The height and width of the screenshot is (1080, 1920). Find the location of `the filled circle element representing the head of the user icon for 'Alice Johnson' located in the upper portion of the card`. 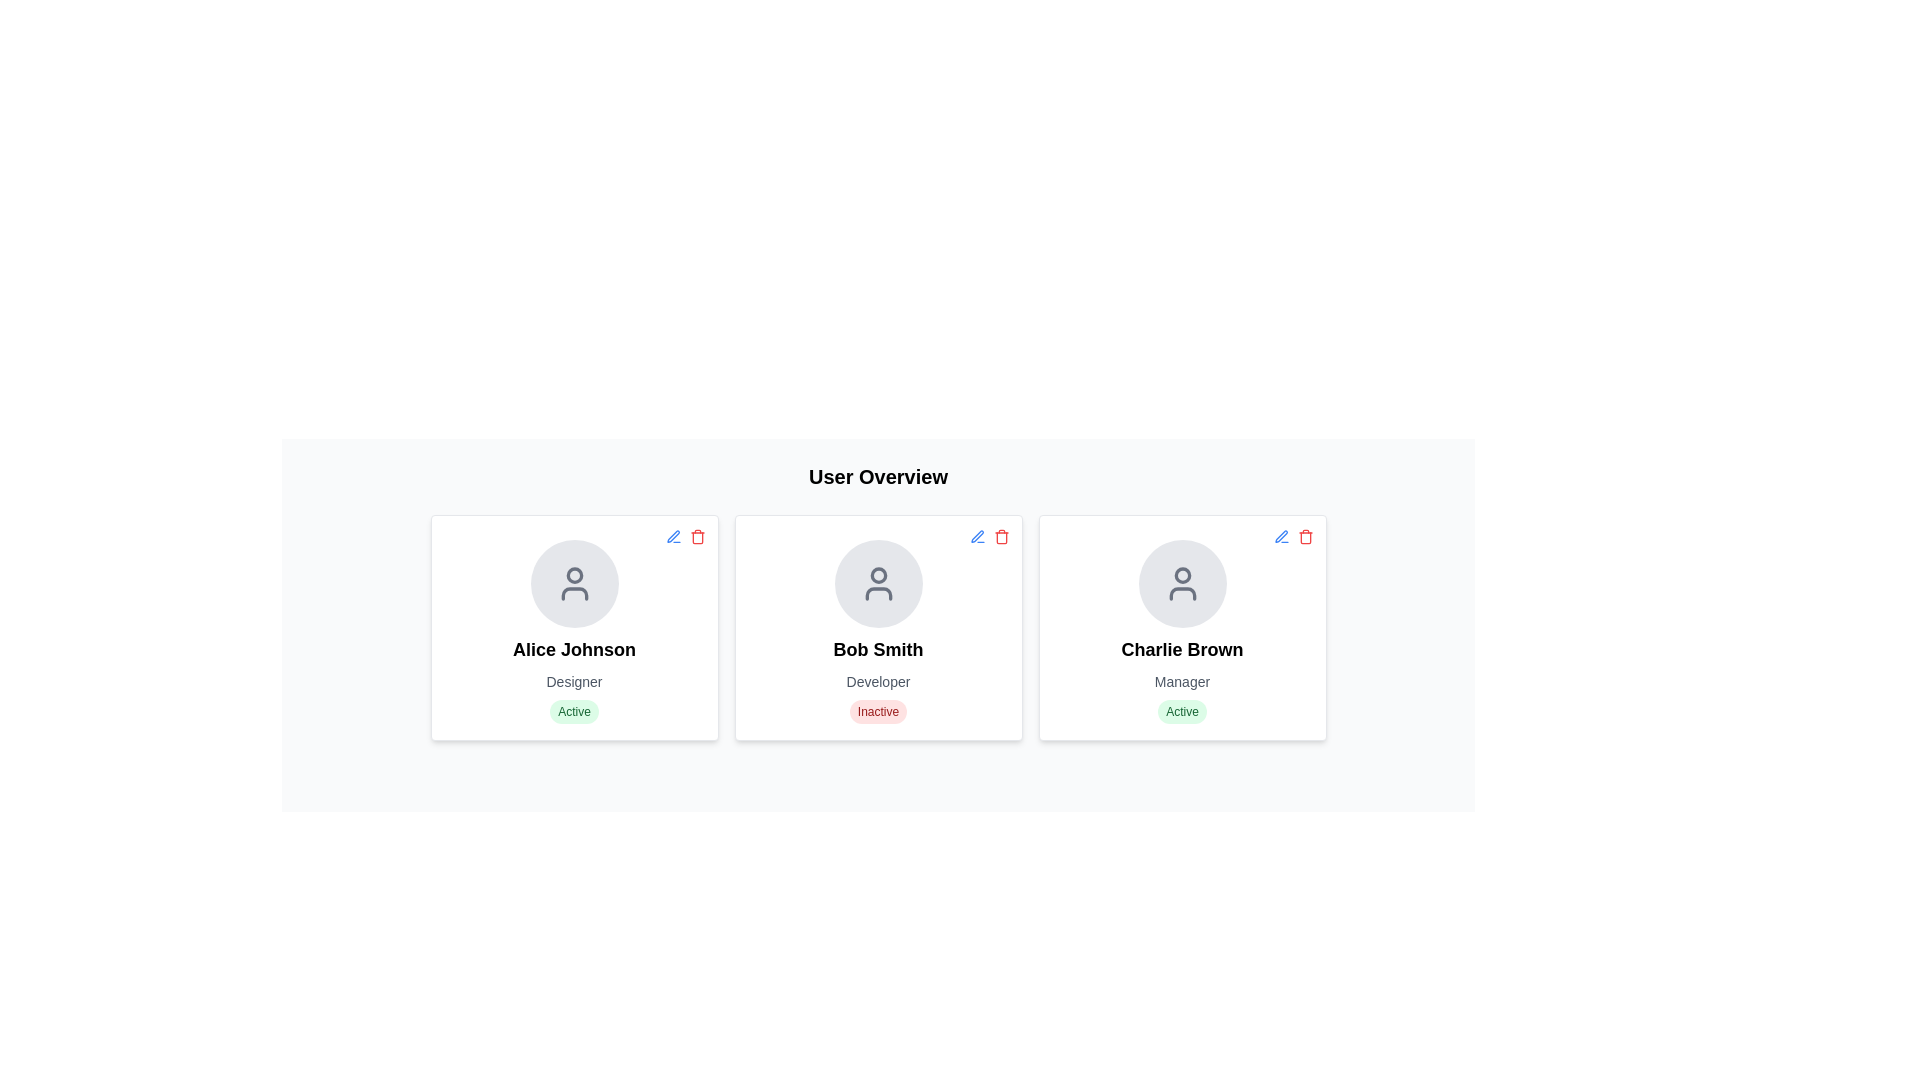

the filled circle element representing the head of the user icon for 'Alice Johnson' located in the upper portion of the card is located at coordinates (573, 575).